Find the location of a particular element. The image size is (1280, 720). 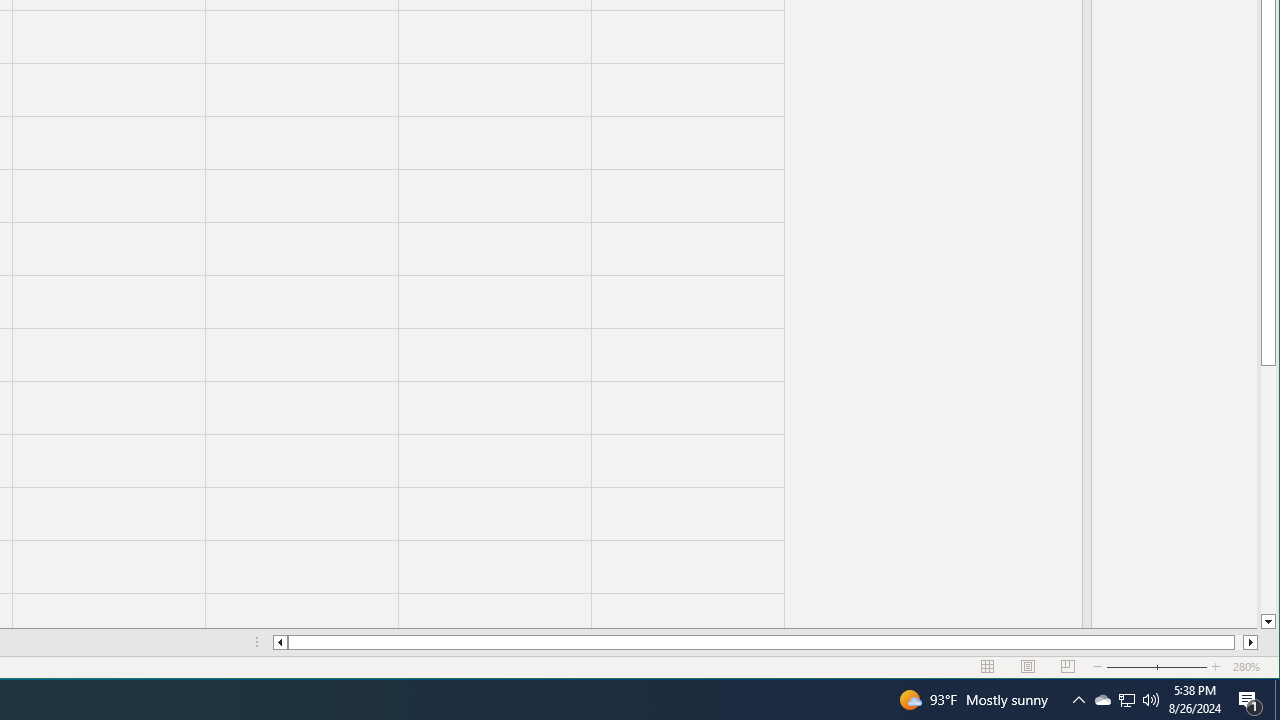

'Show desktop' is located at coordinates (1276, 698).